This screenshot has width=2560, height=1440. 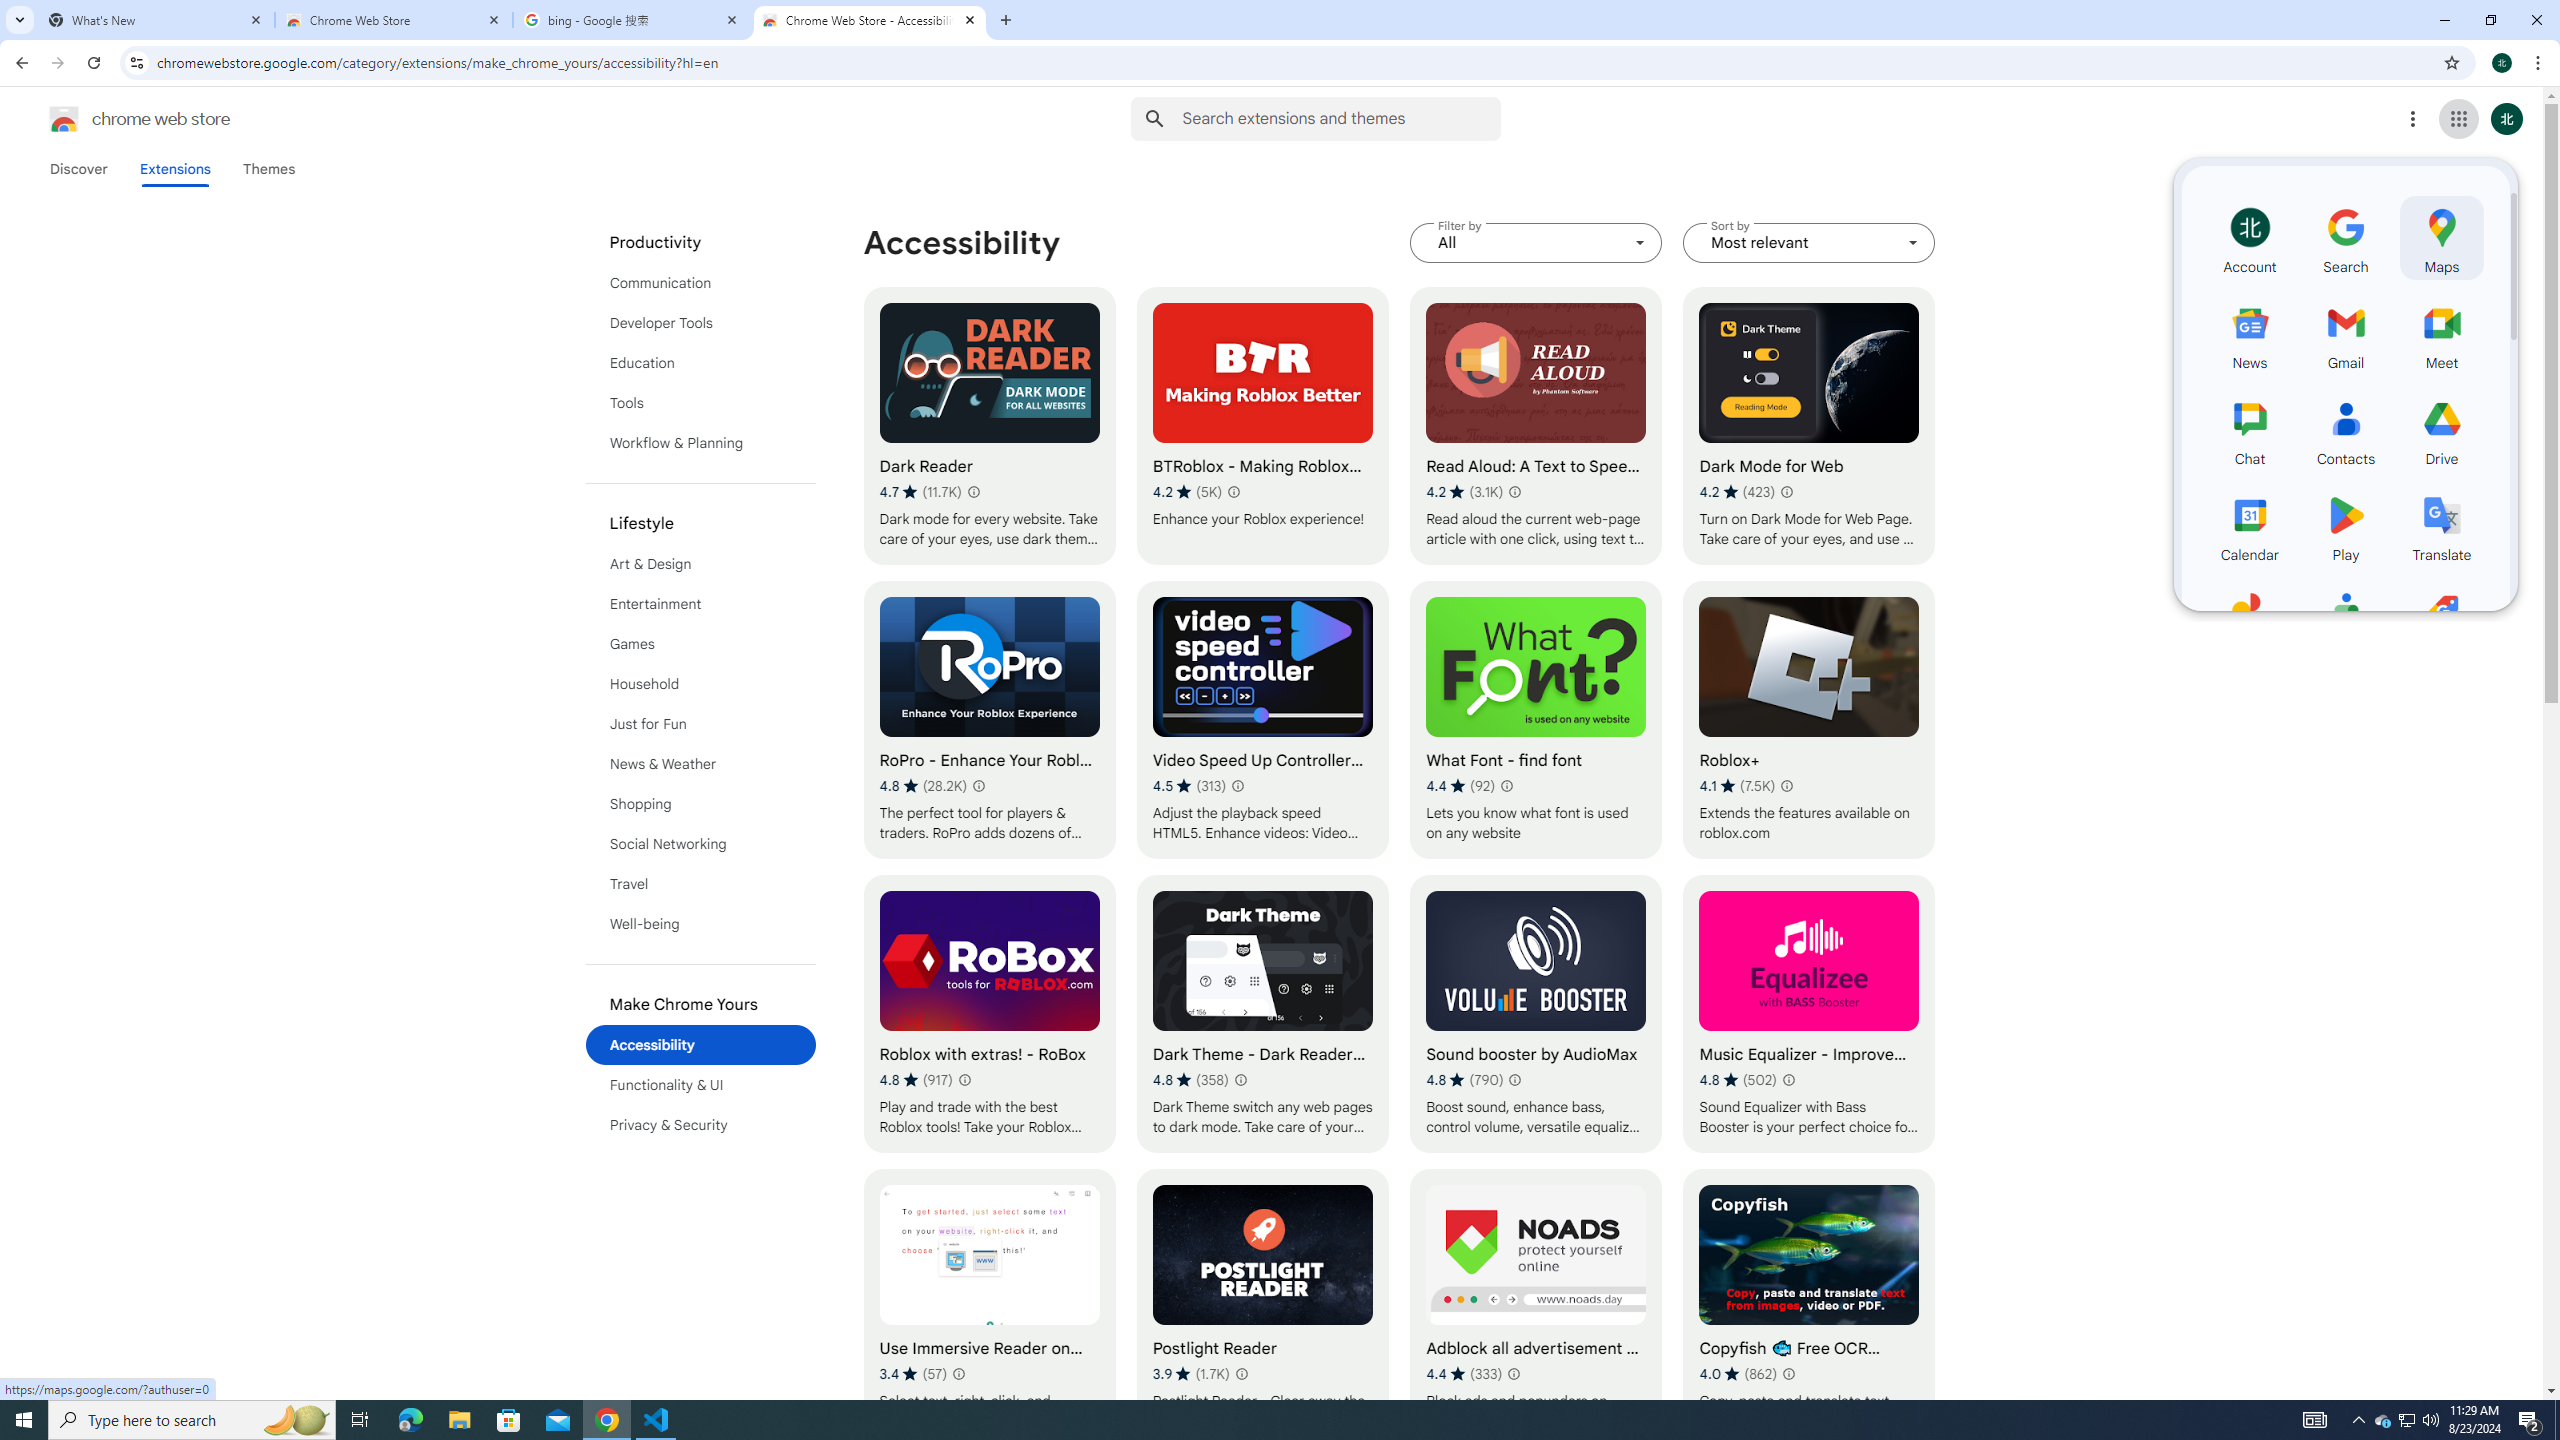 What do you see at coordinates (914, 1080) in the screenshot?
I see `'Average rating 4.8 out of 5 stars. 917 ratings.'` at bounding box center [914, 1080].